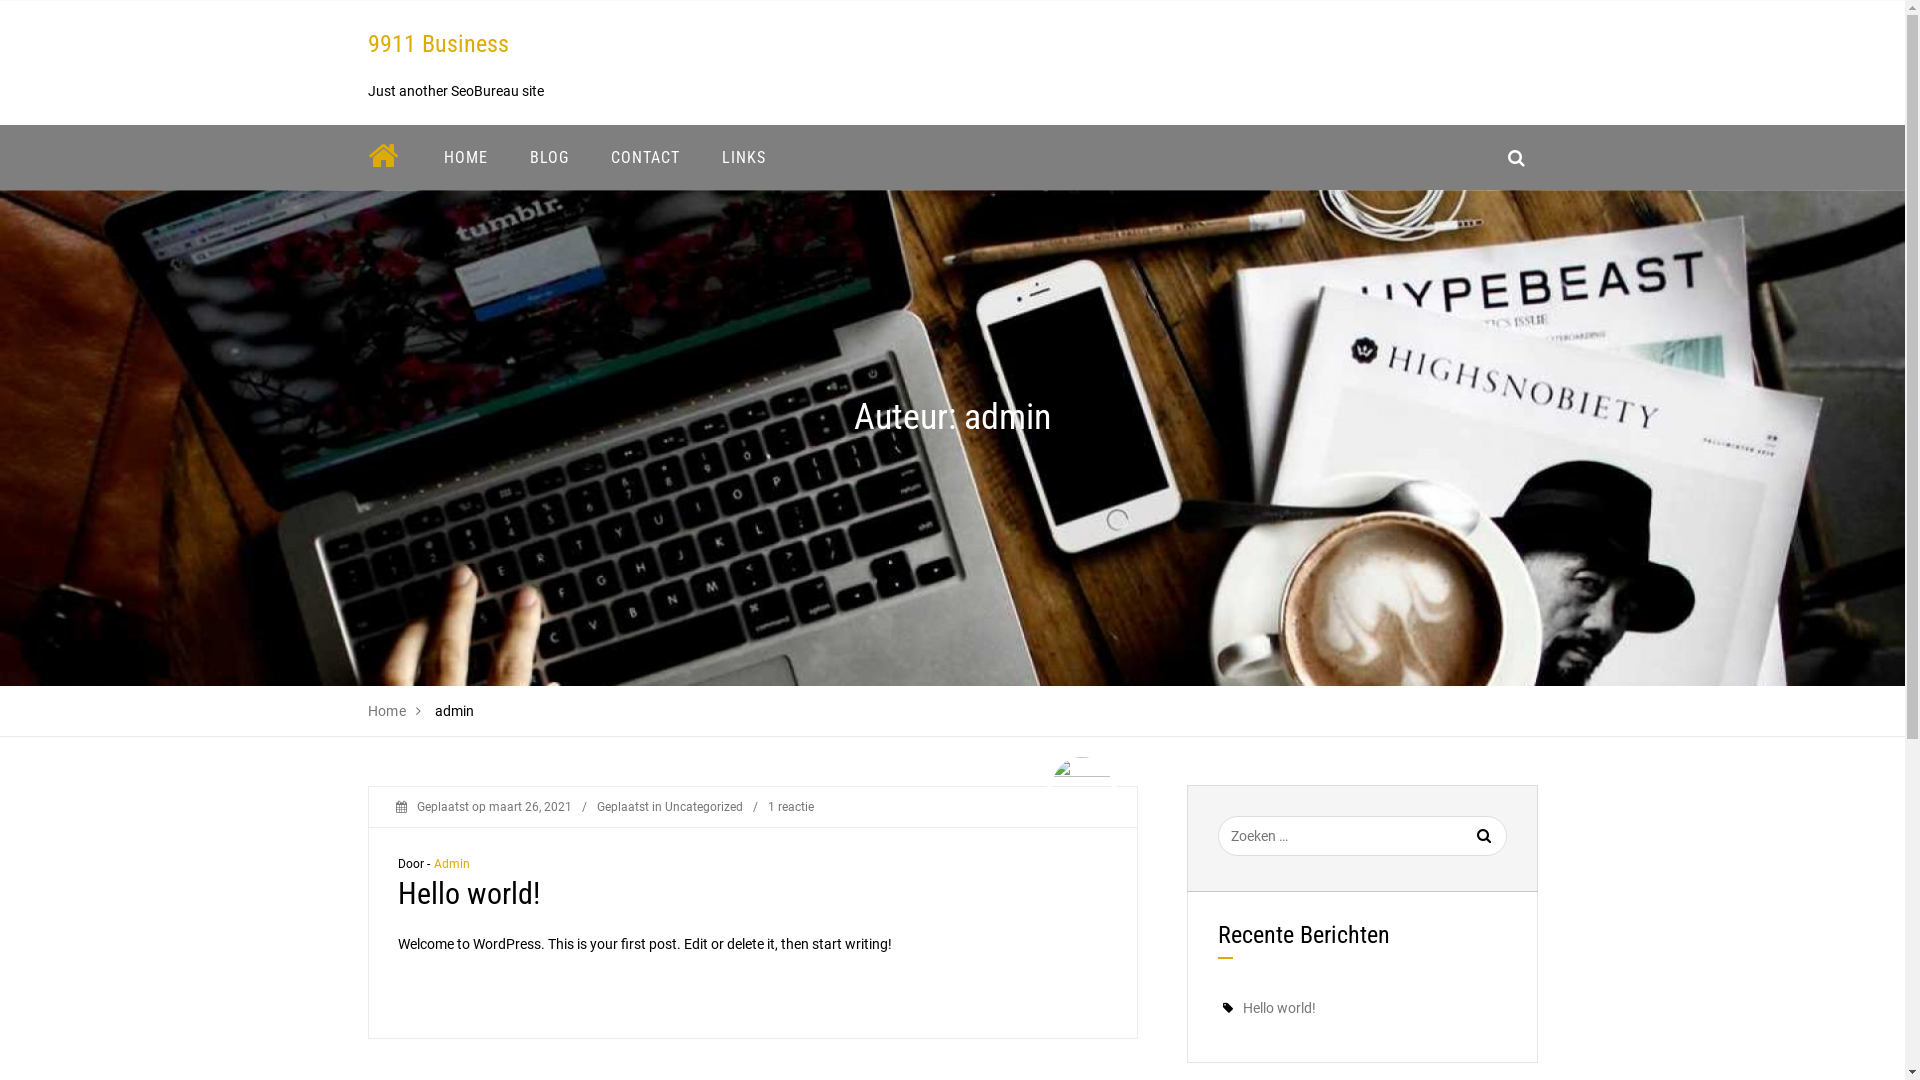 This screenshot has width=1920, height=1080. Describe the element at coordinates (645, 156) in the screenshot. I see `'CONTACT'` at that location.